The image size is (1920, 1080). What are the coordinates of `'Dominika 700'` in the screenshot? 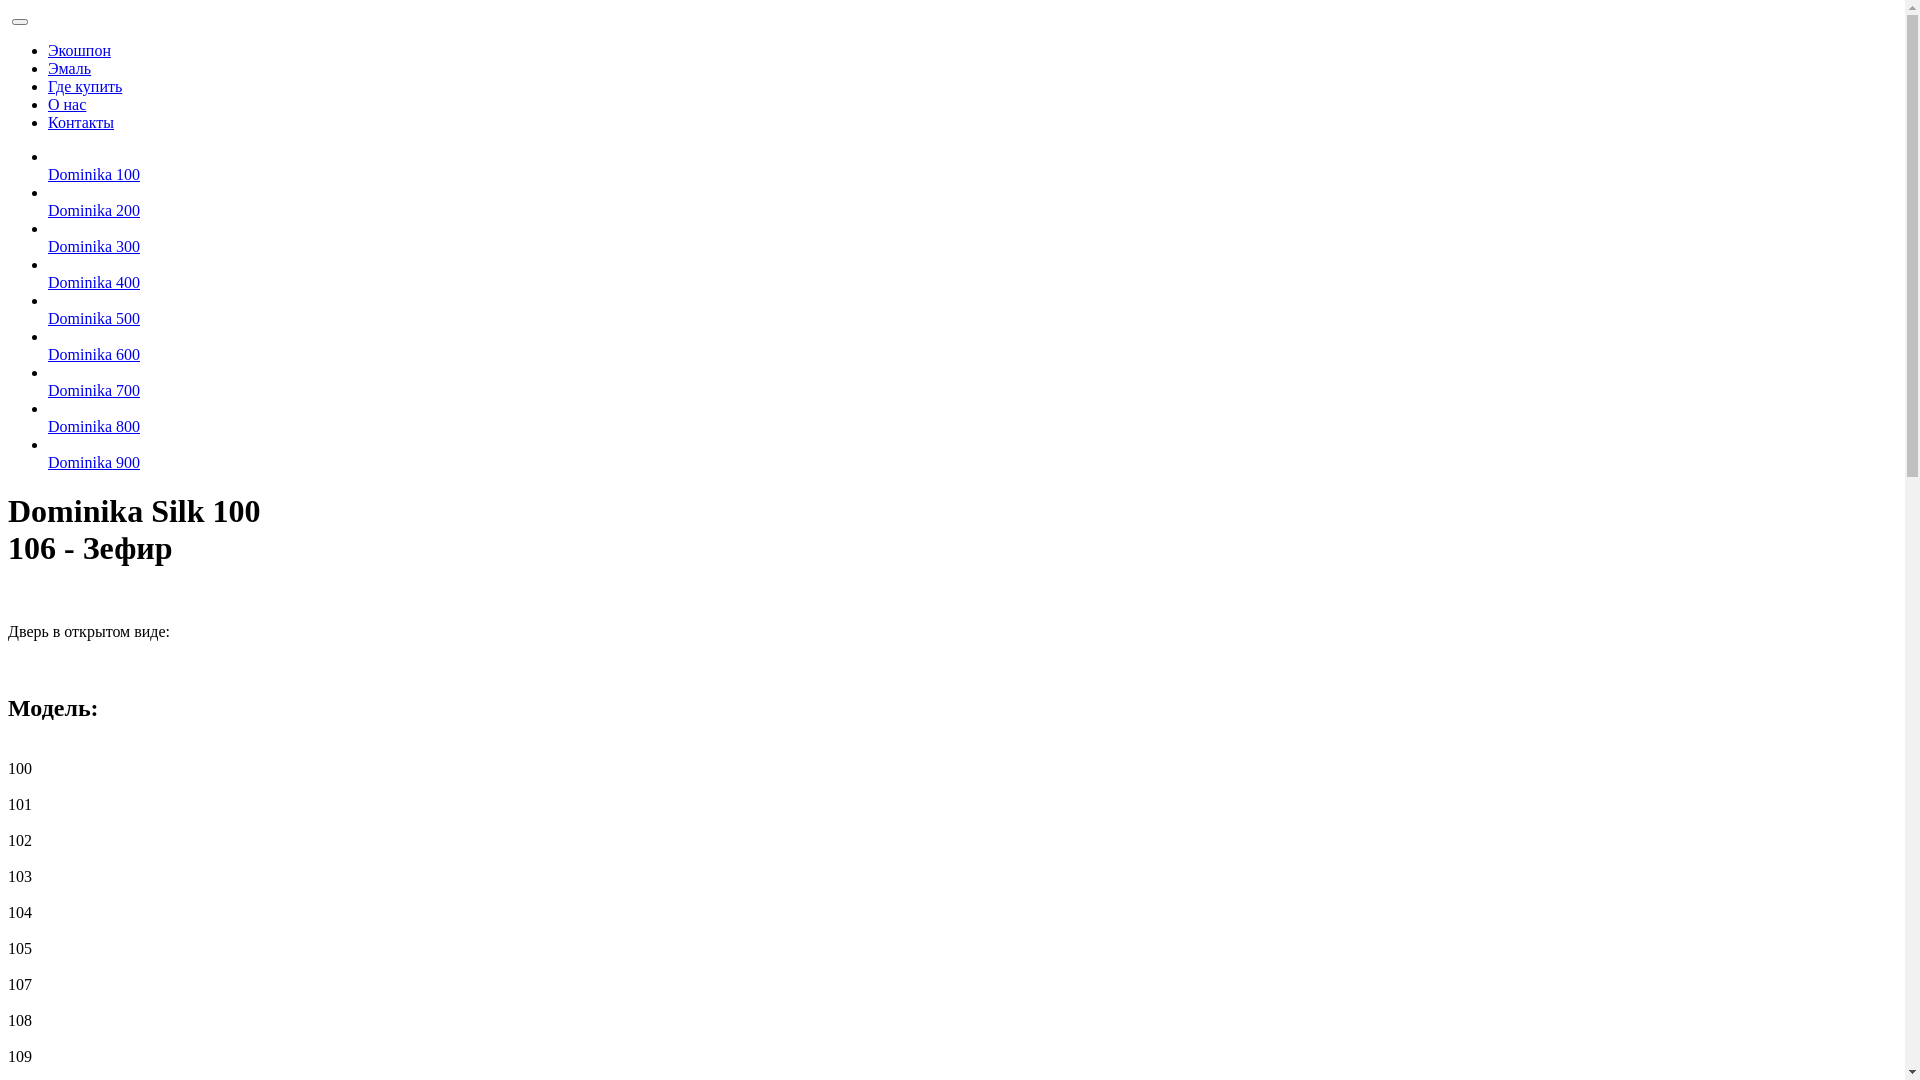 It's located at (93, 390).